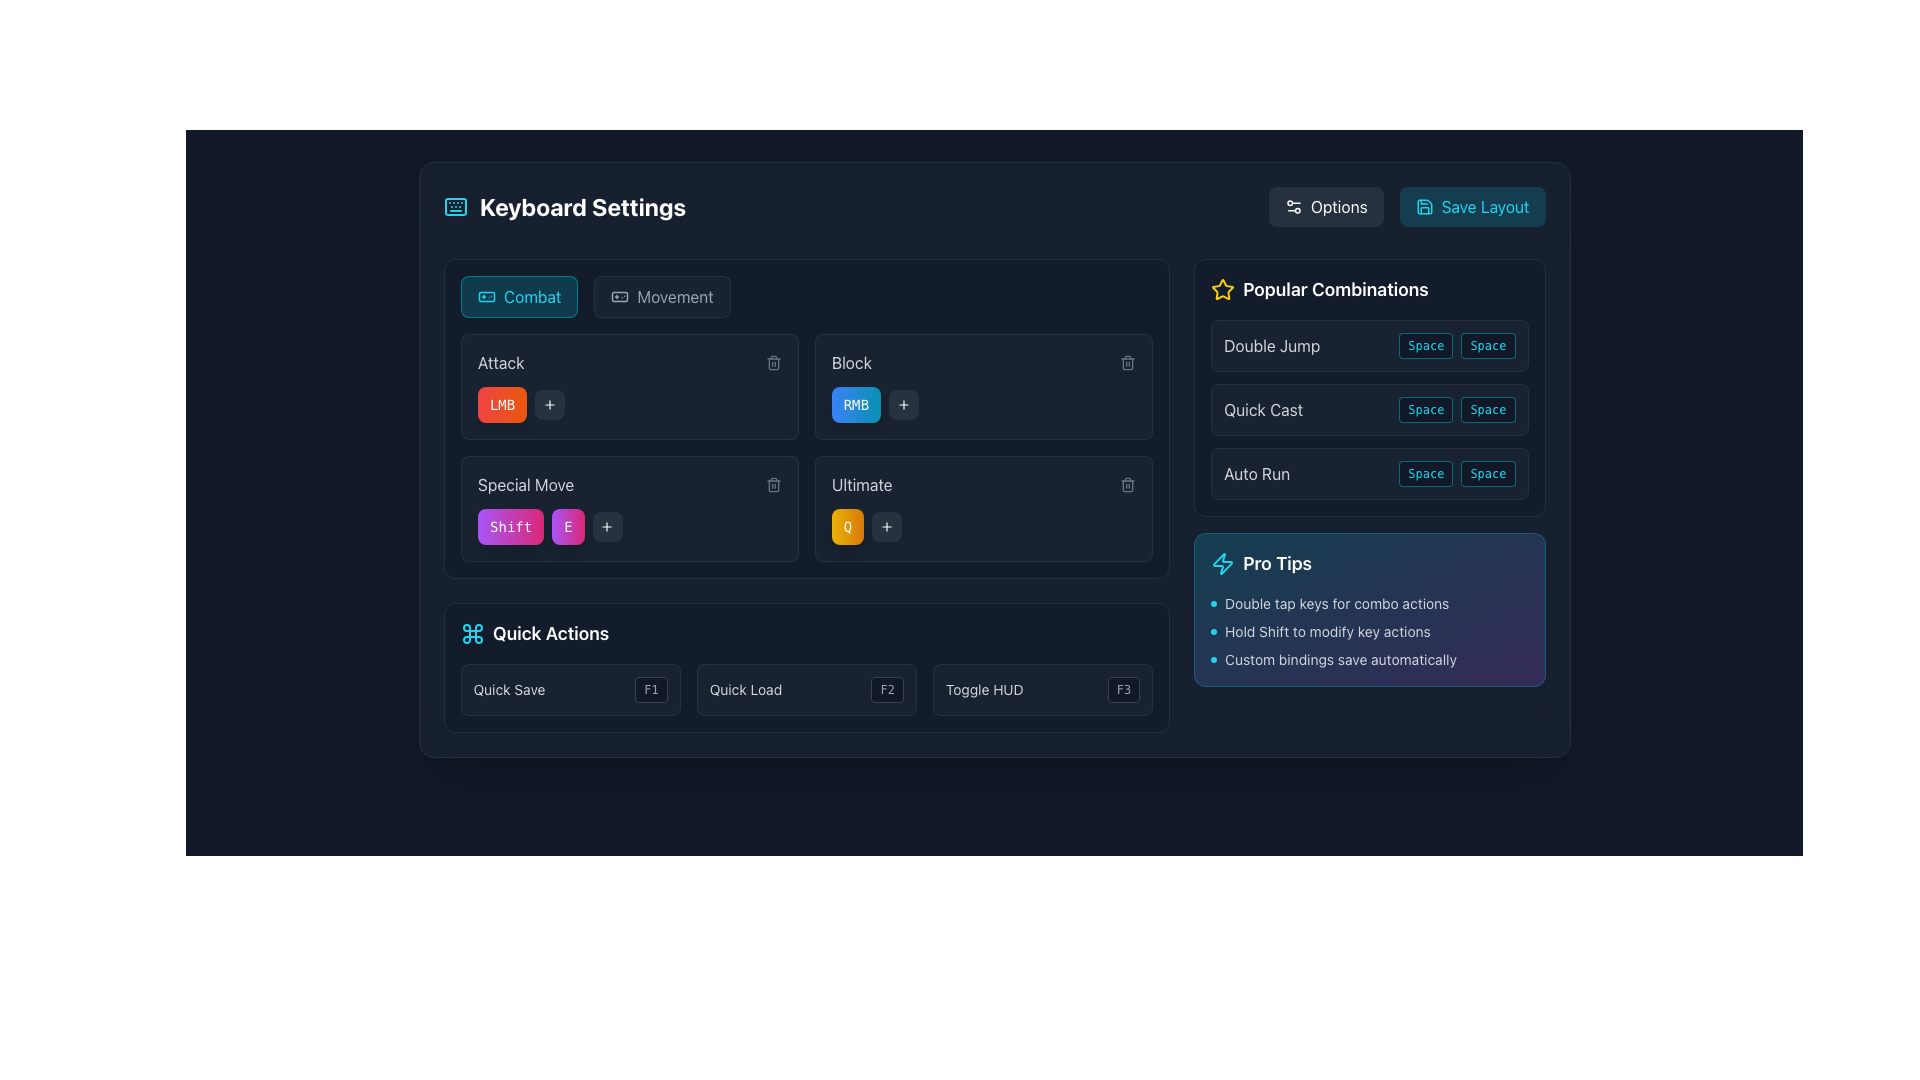 The height and width of the screenshot is (1080, 1920). Describe the element at coordinates (903, 405) in the screenshot. I see `the button to the right of the 'RMB' button in the 'Block' section under the 'Combat' category to observe tooltip or visual feedback` at that location.